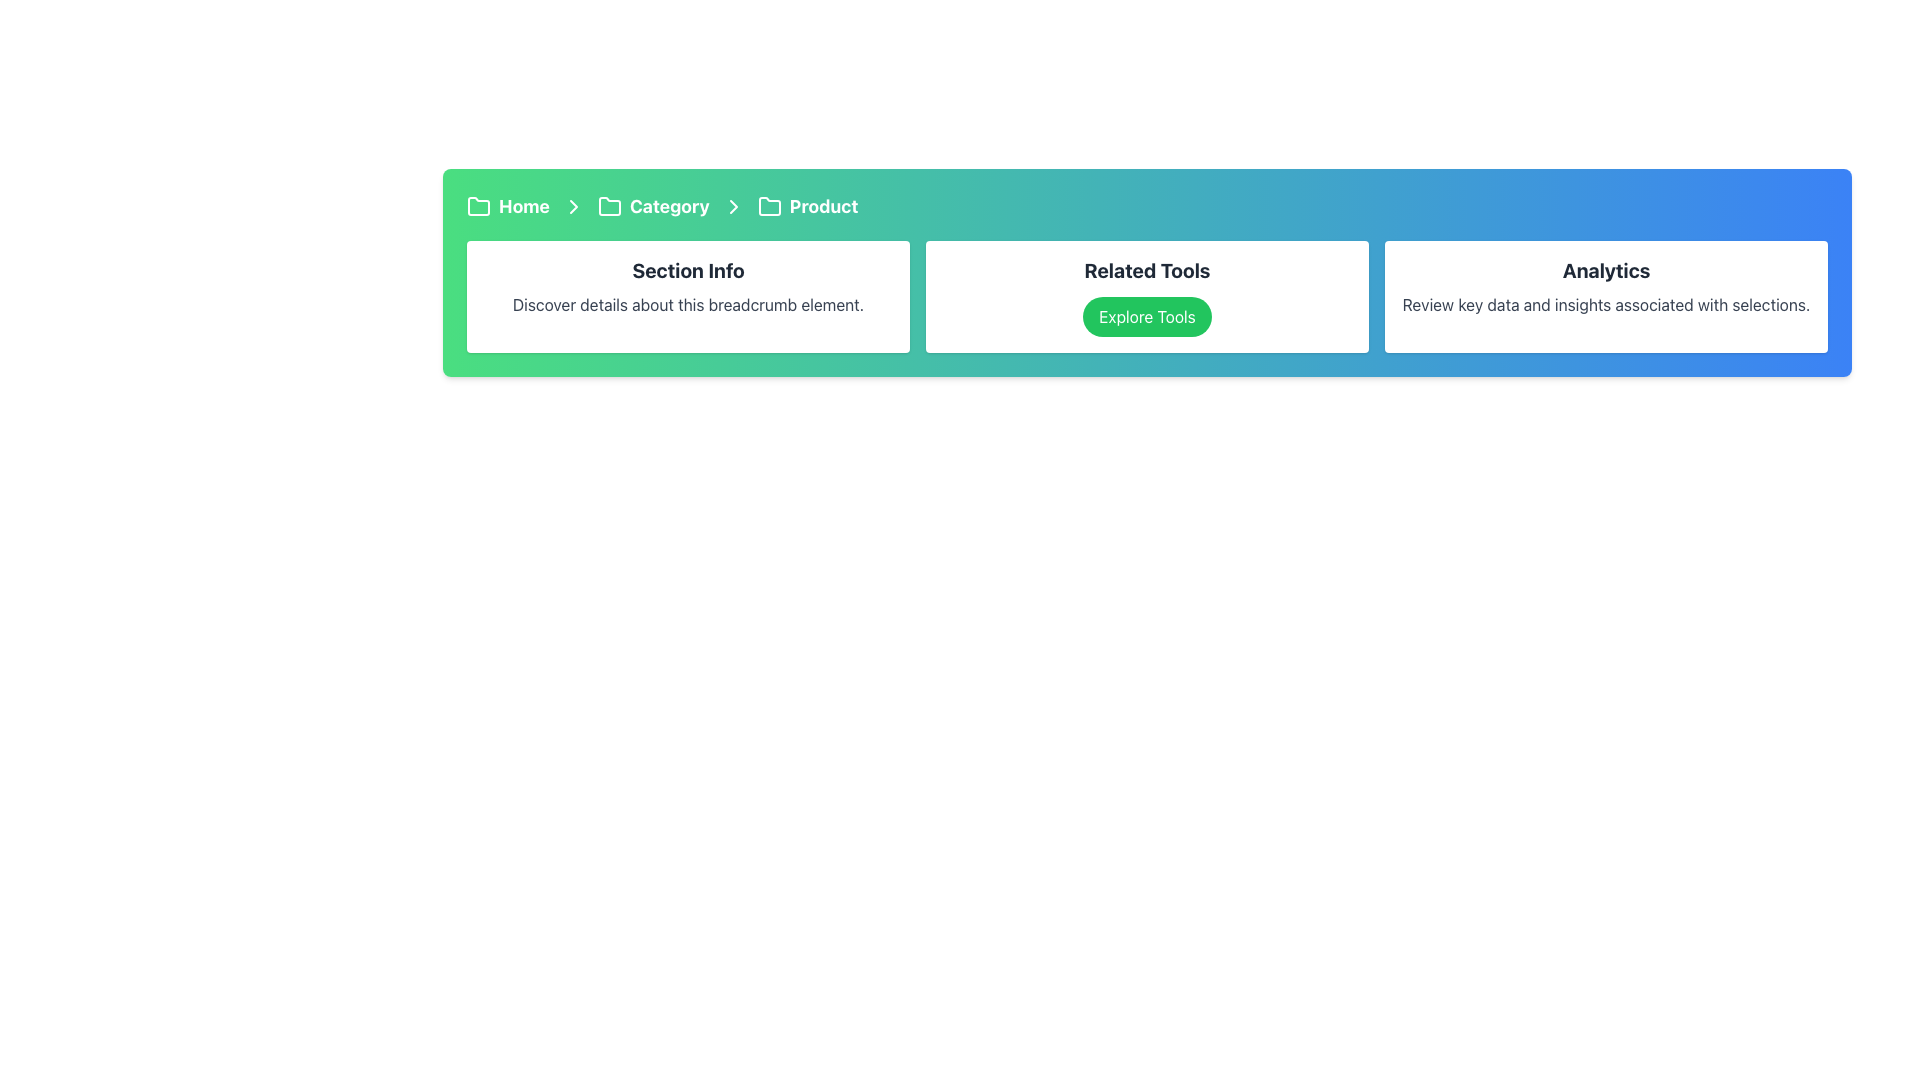  What do you see at coordinates (732, 207) in the screenshot?
I see `the second right-facing Chevron icon in the breadcrumb navigation bar, which visually separates the 'Category' and 'Product' breadcrumb items` at bounding box center [732, 207].